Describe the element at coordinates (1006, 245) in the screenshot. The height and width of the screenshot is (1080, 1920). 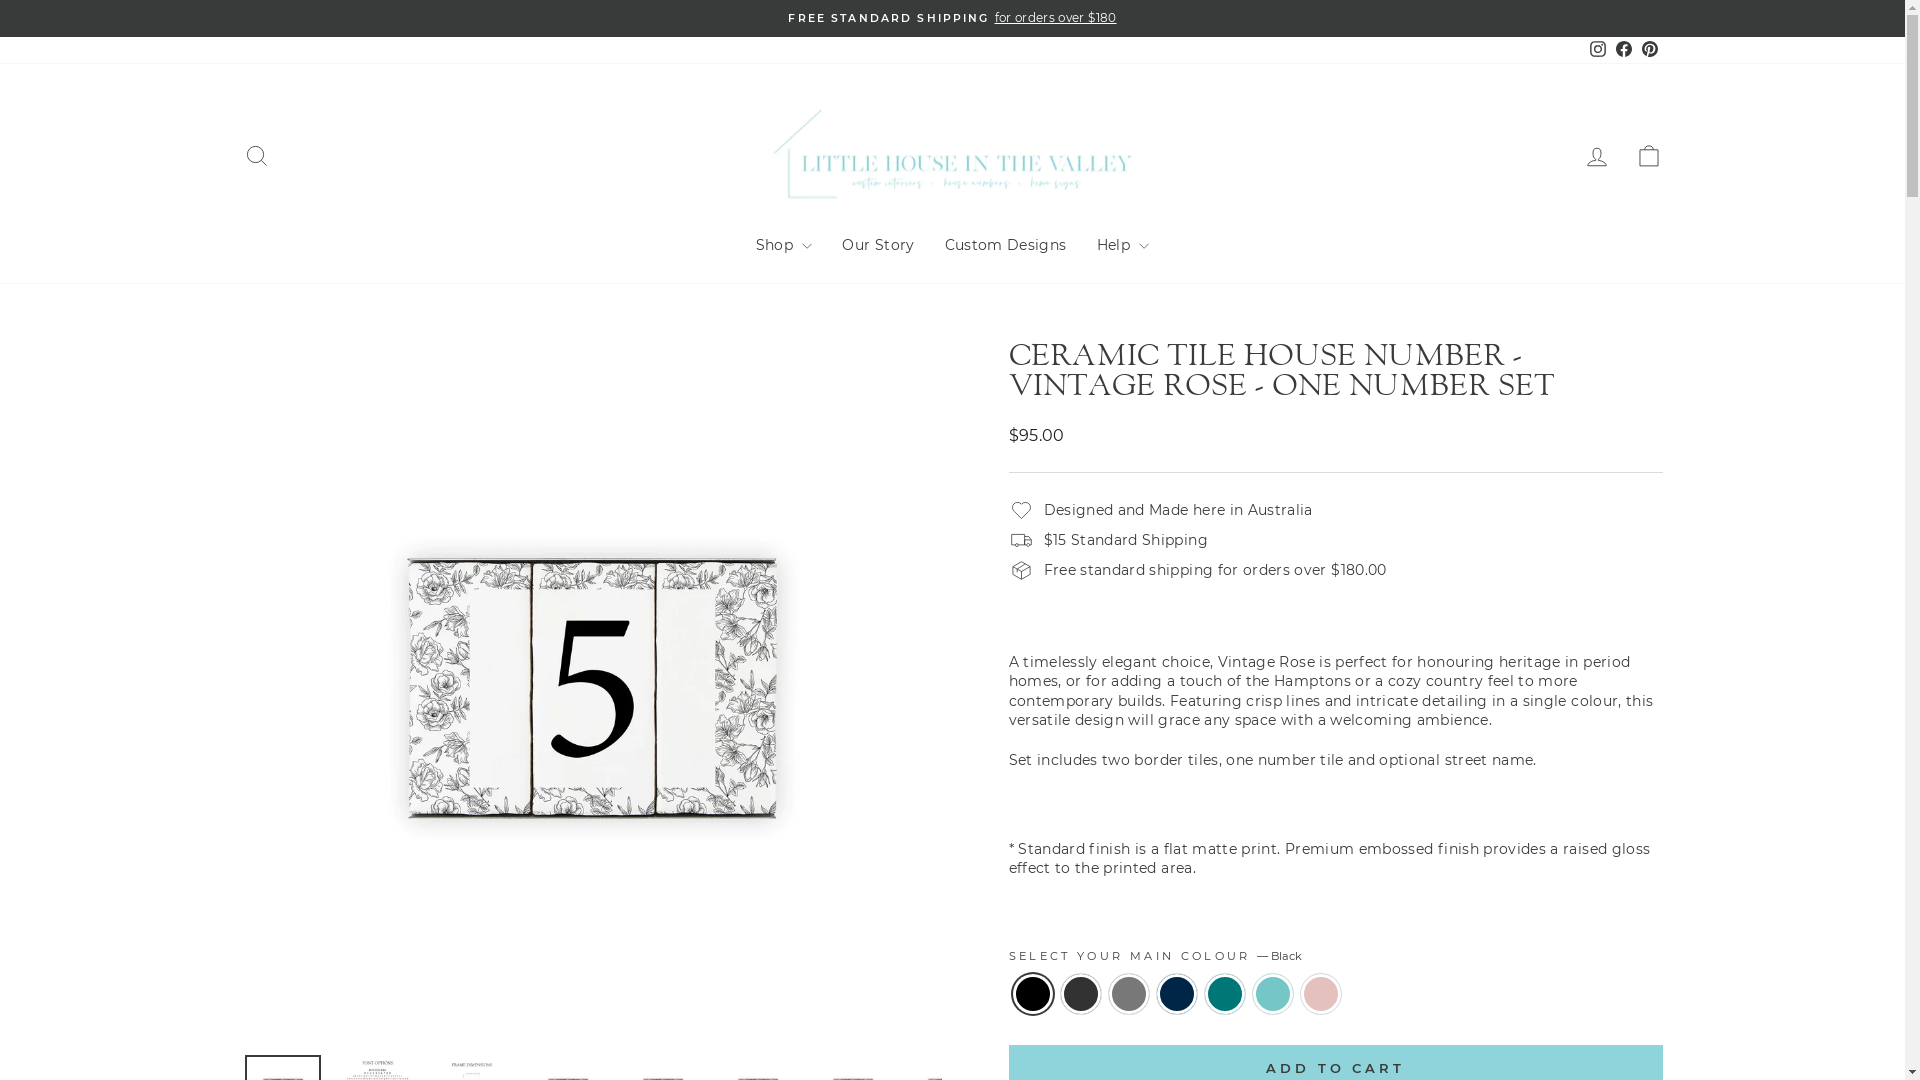
I see `'Custom Designs'` at that location.